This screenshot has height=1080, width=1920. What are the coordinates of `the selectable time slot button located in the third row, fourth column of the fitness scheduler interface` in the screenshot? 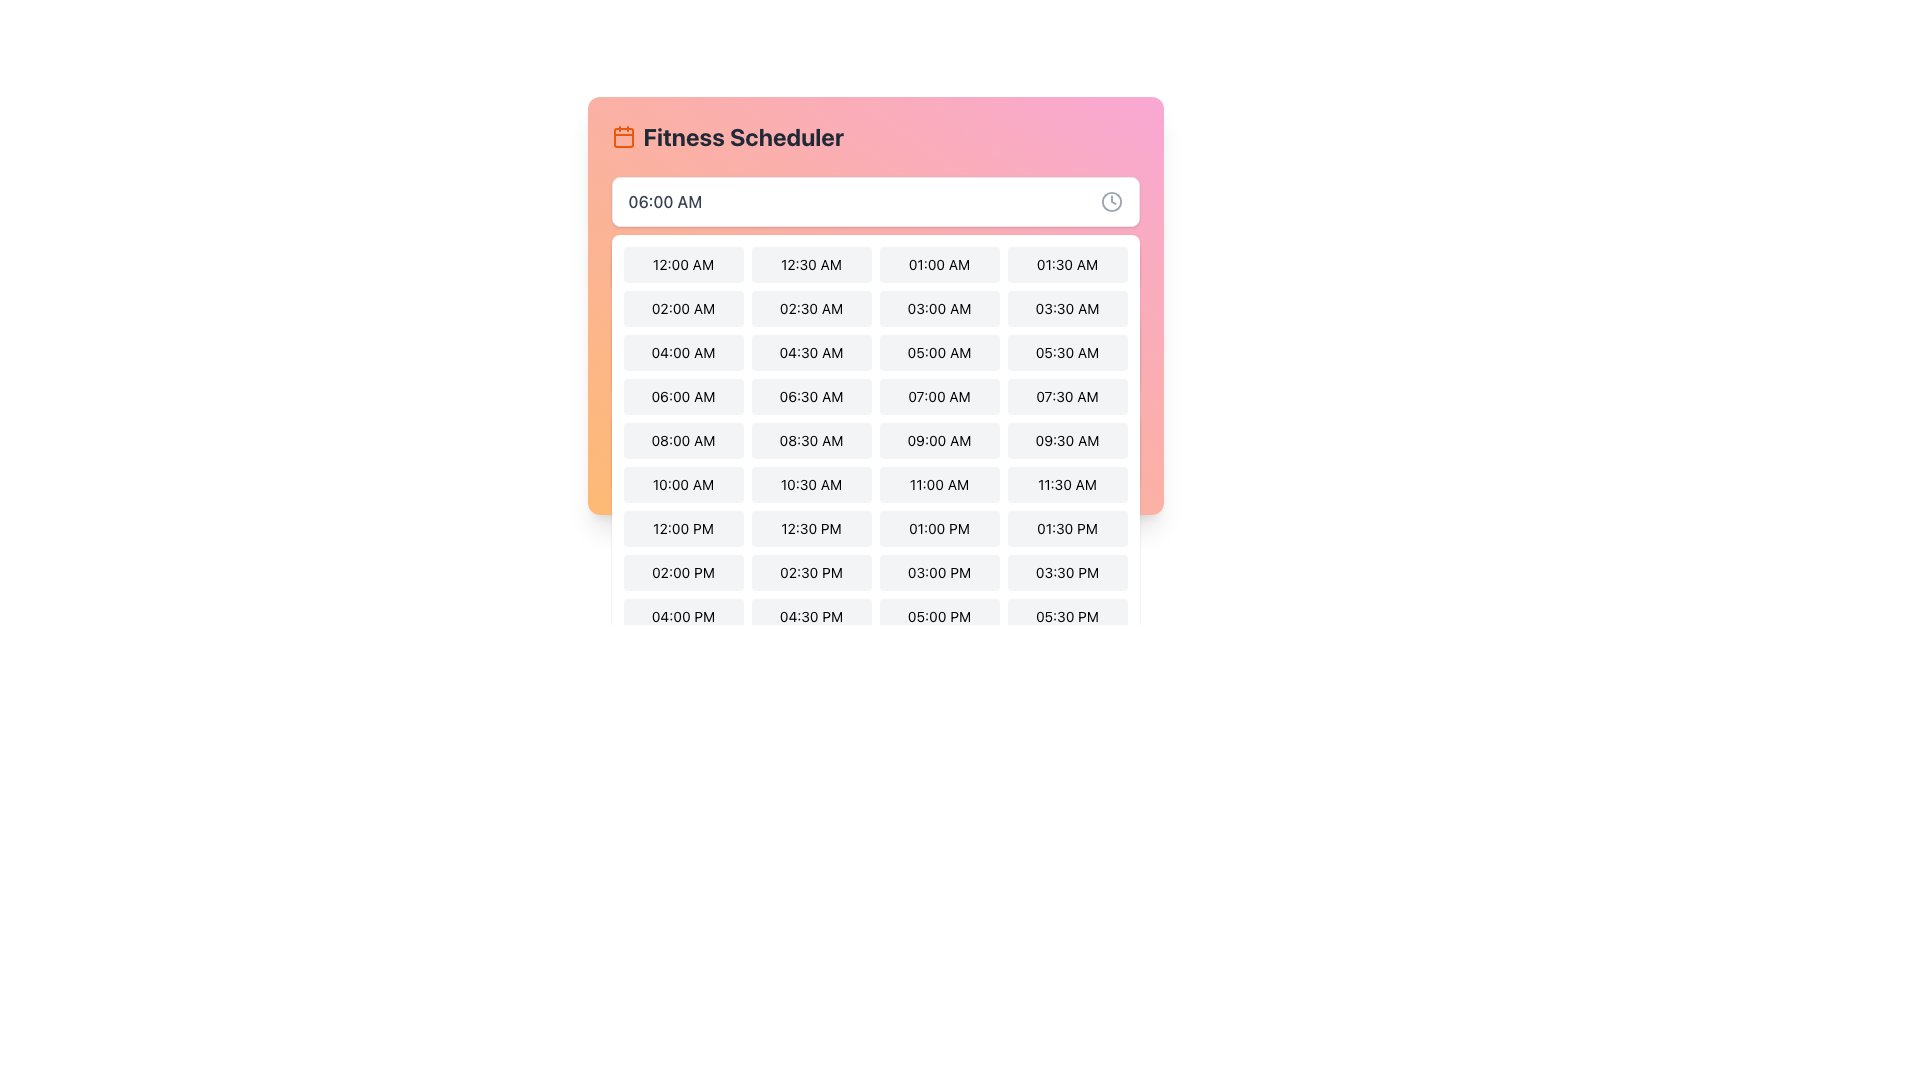 It's located at (1066, 352).